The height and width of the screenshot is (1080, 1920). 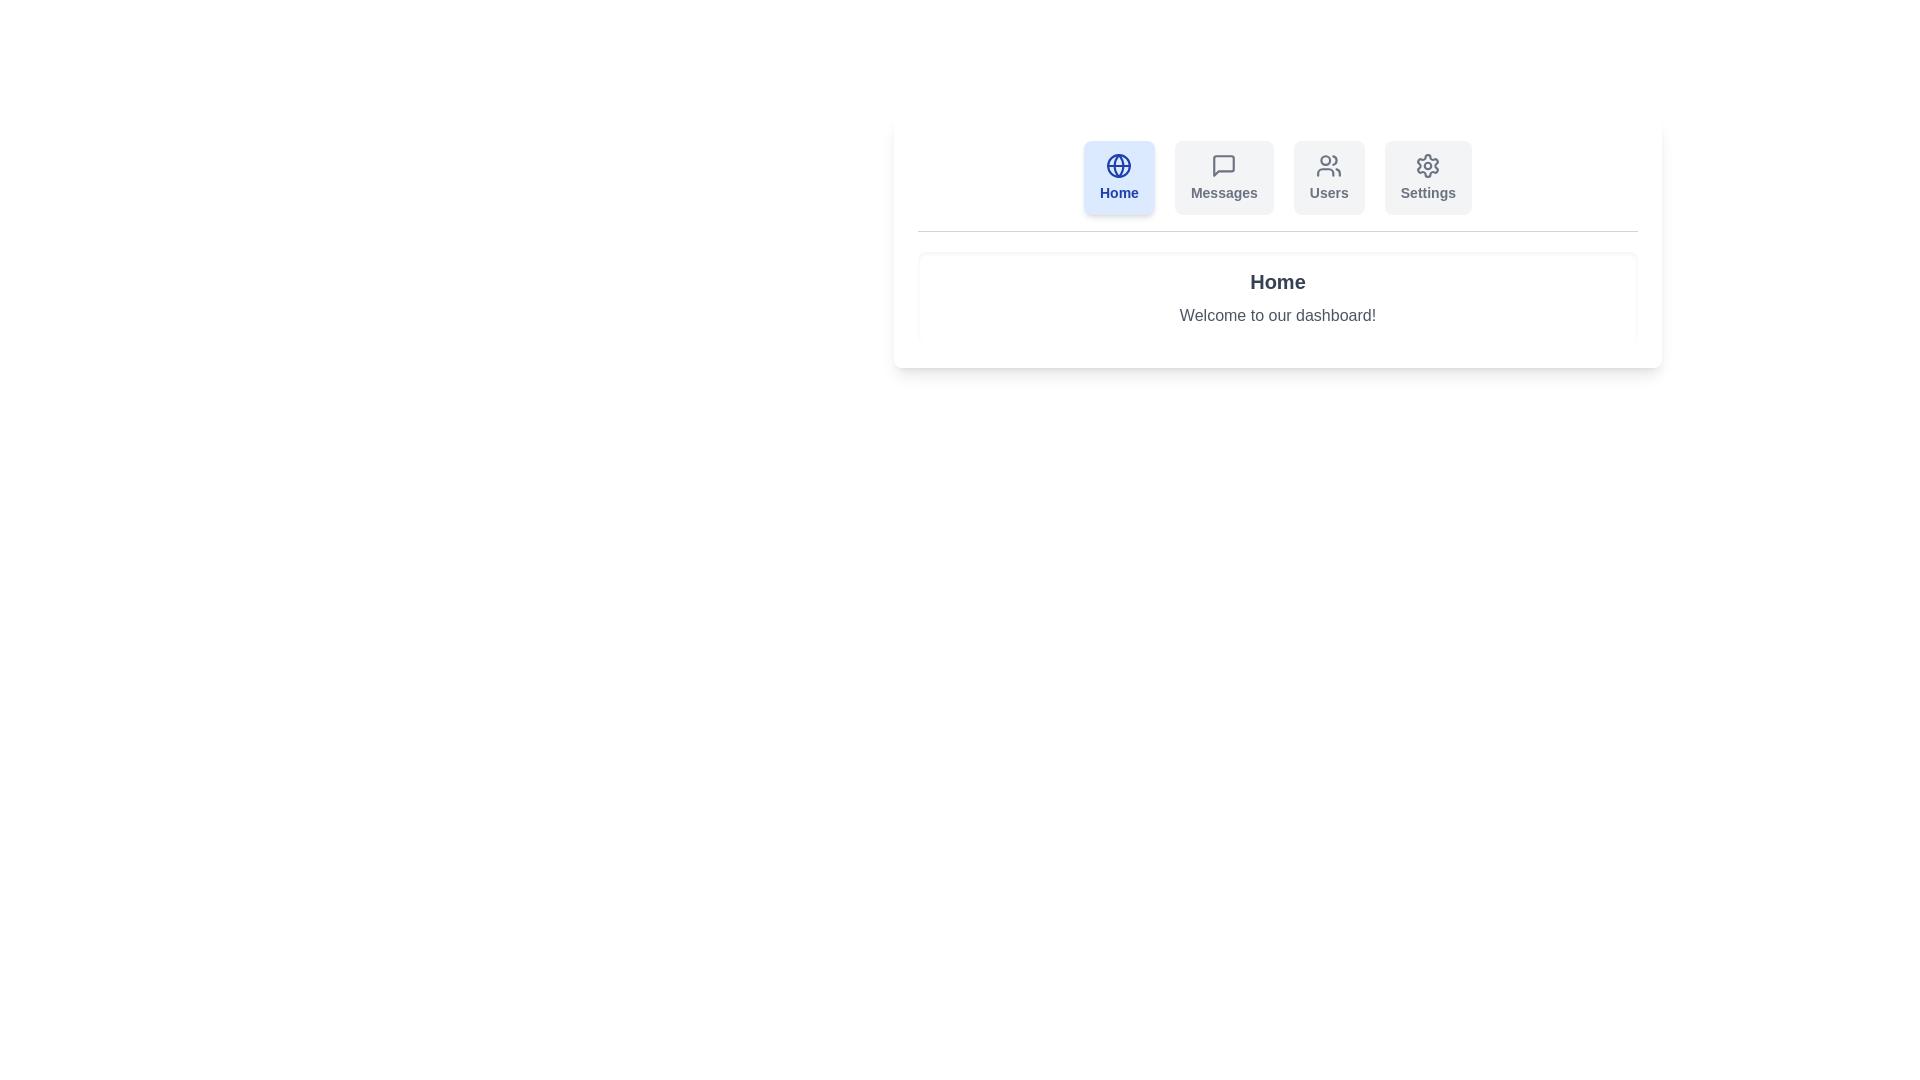 What do you see at coordinates (1427, 176) in the screenshot?
I see `the tab labeled Settings to observe its hover effect` at bounding box center [1427, 176].